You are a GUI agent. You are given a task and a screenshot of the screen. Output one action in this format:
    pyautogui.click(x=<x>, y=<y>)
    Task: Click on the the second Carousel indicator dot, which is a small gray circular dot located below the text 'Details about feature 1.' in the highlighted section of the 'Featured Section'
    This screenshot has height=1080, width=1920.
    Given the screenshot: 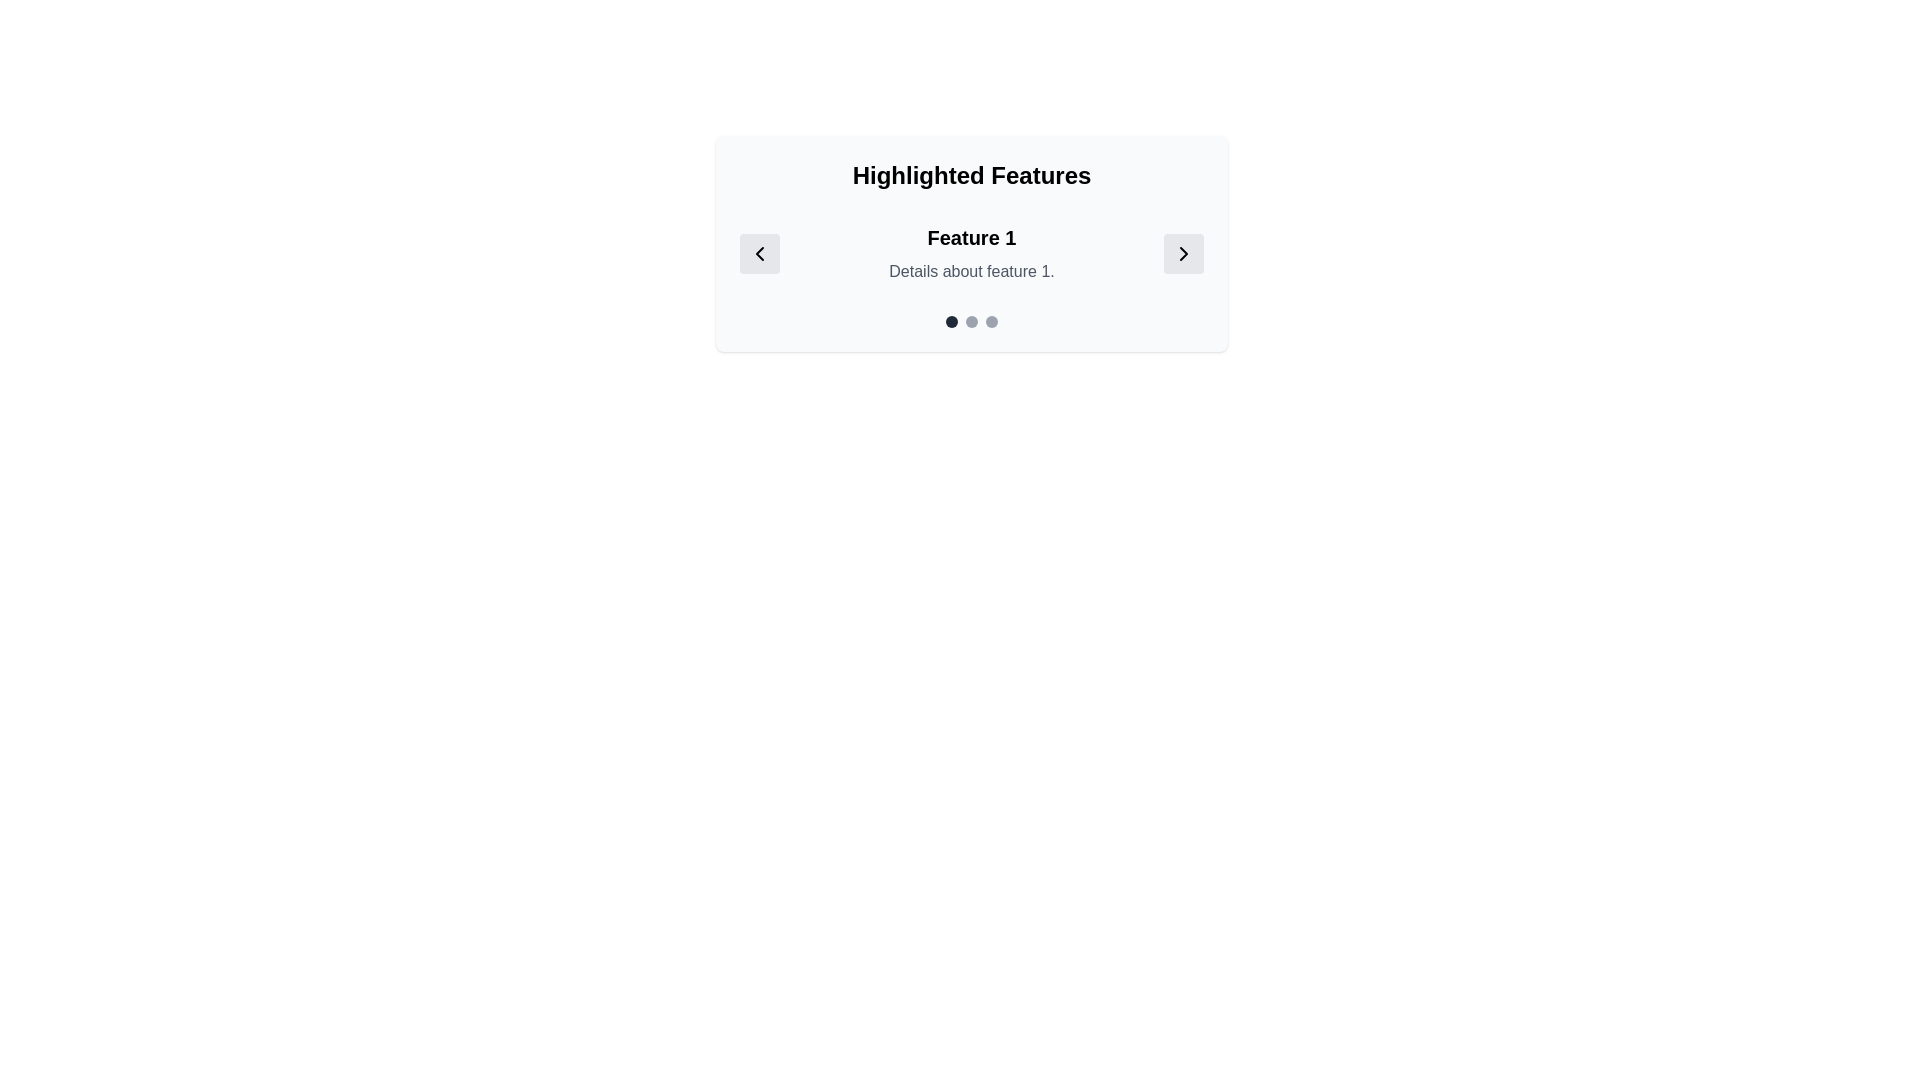 What is the action you would take?
    pyautogui.click(x=971, y=320)
    